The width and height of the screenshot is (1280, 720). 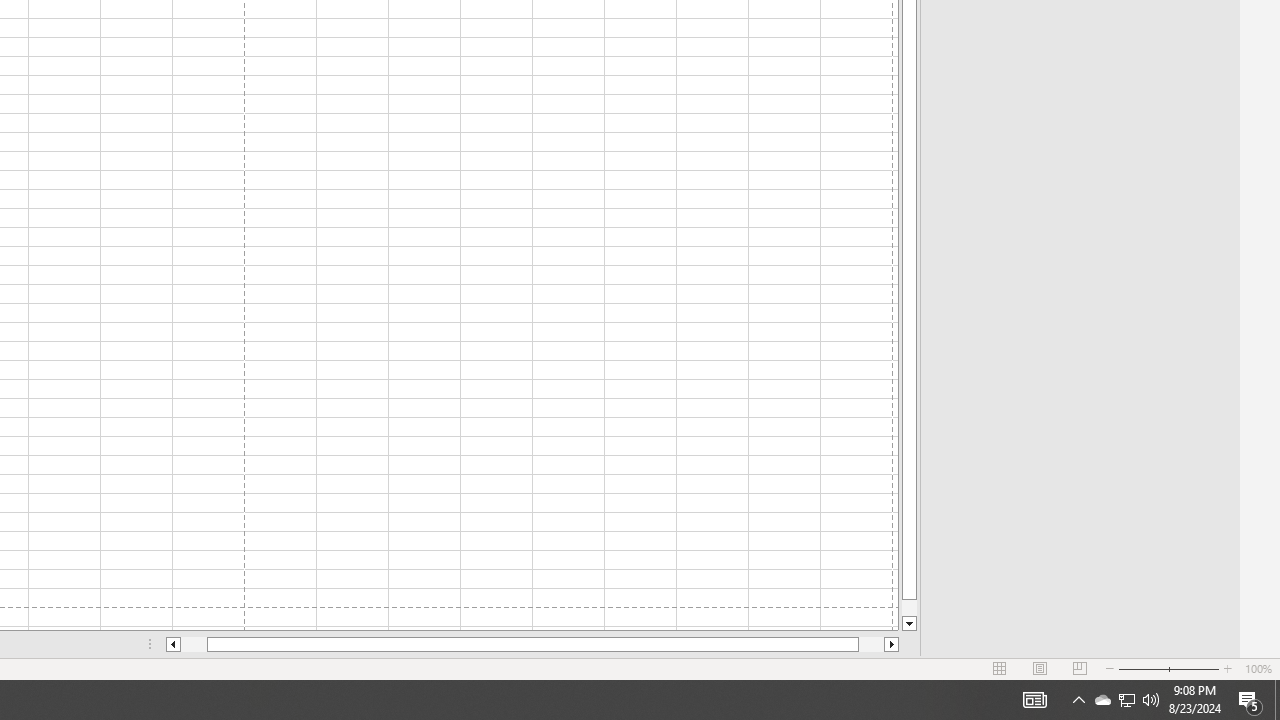 What do you see at coordinates (908, 607) in the screenshot?
I see `'Page down'` at bounding box center [908, 607].